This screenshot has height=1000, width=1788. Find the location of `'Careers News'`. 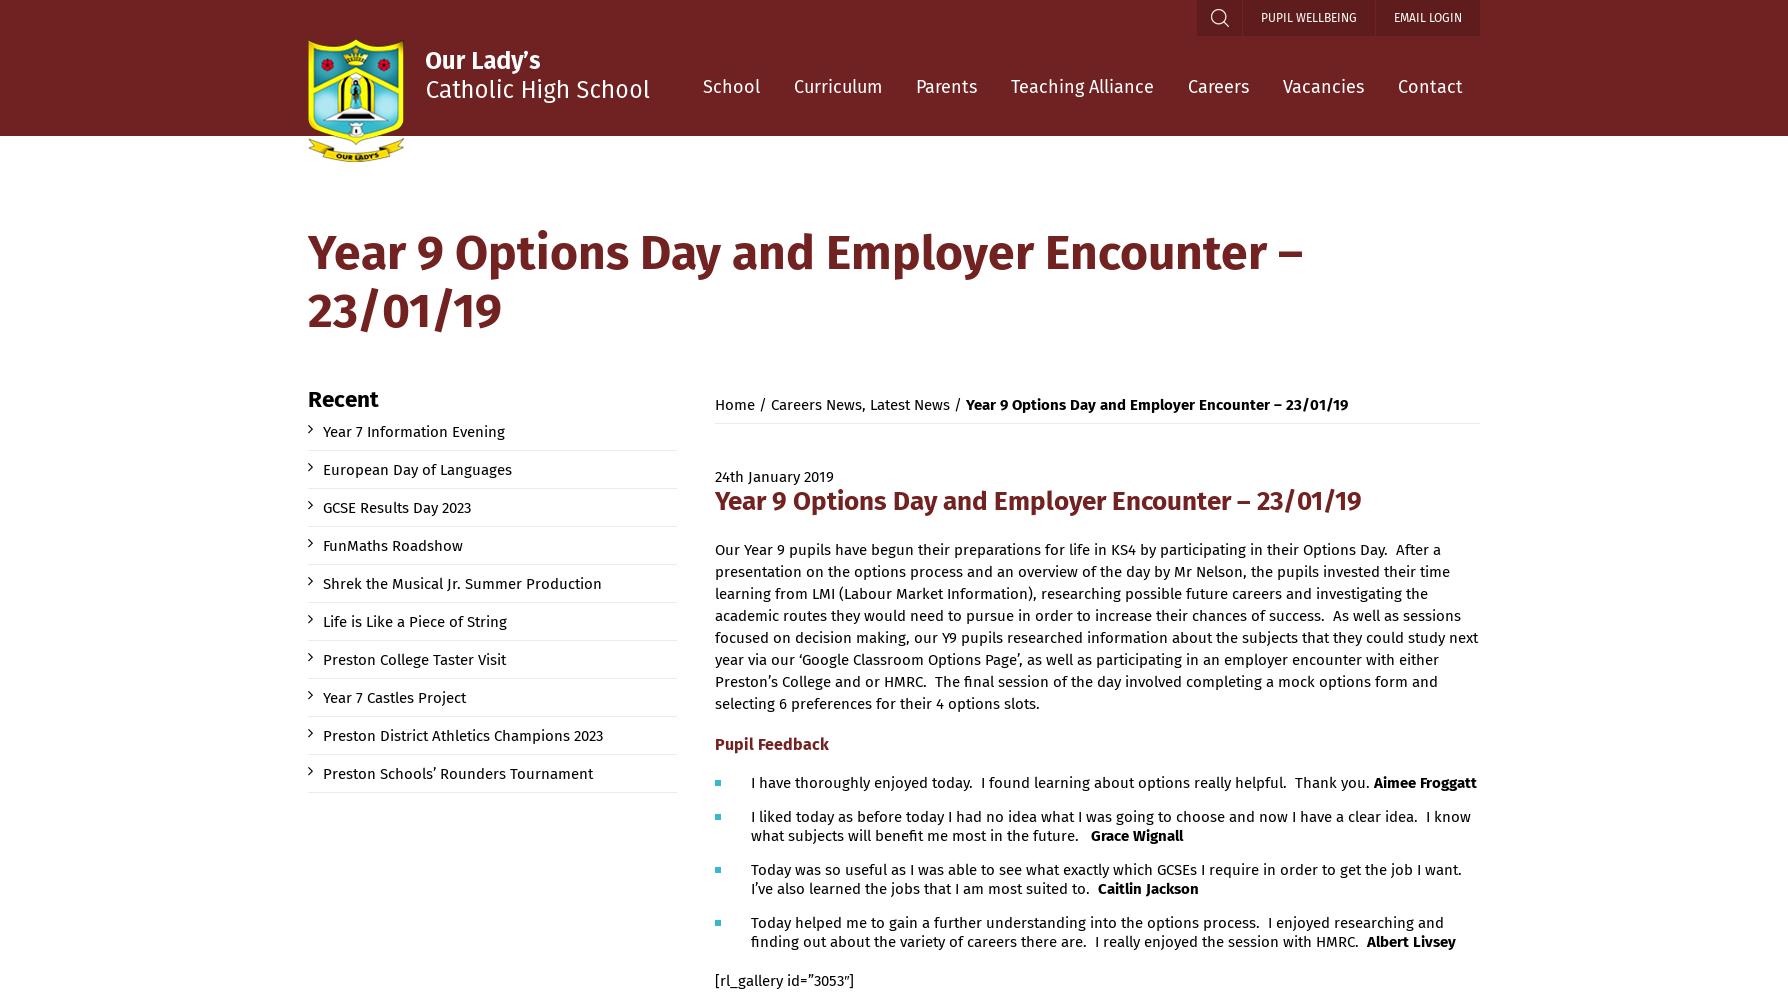

'Careers News' is located at coordinates (815, 405).